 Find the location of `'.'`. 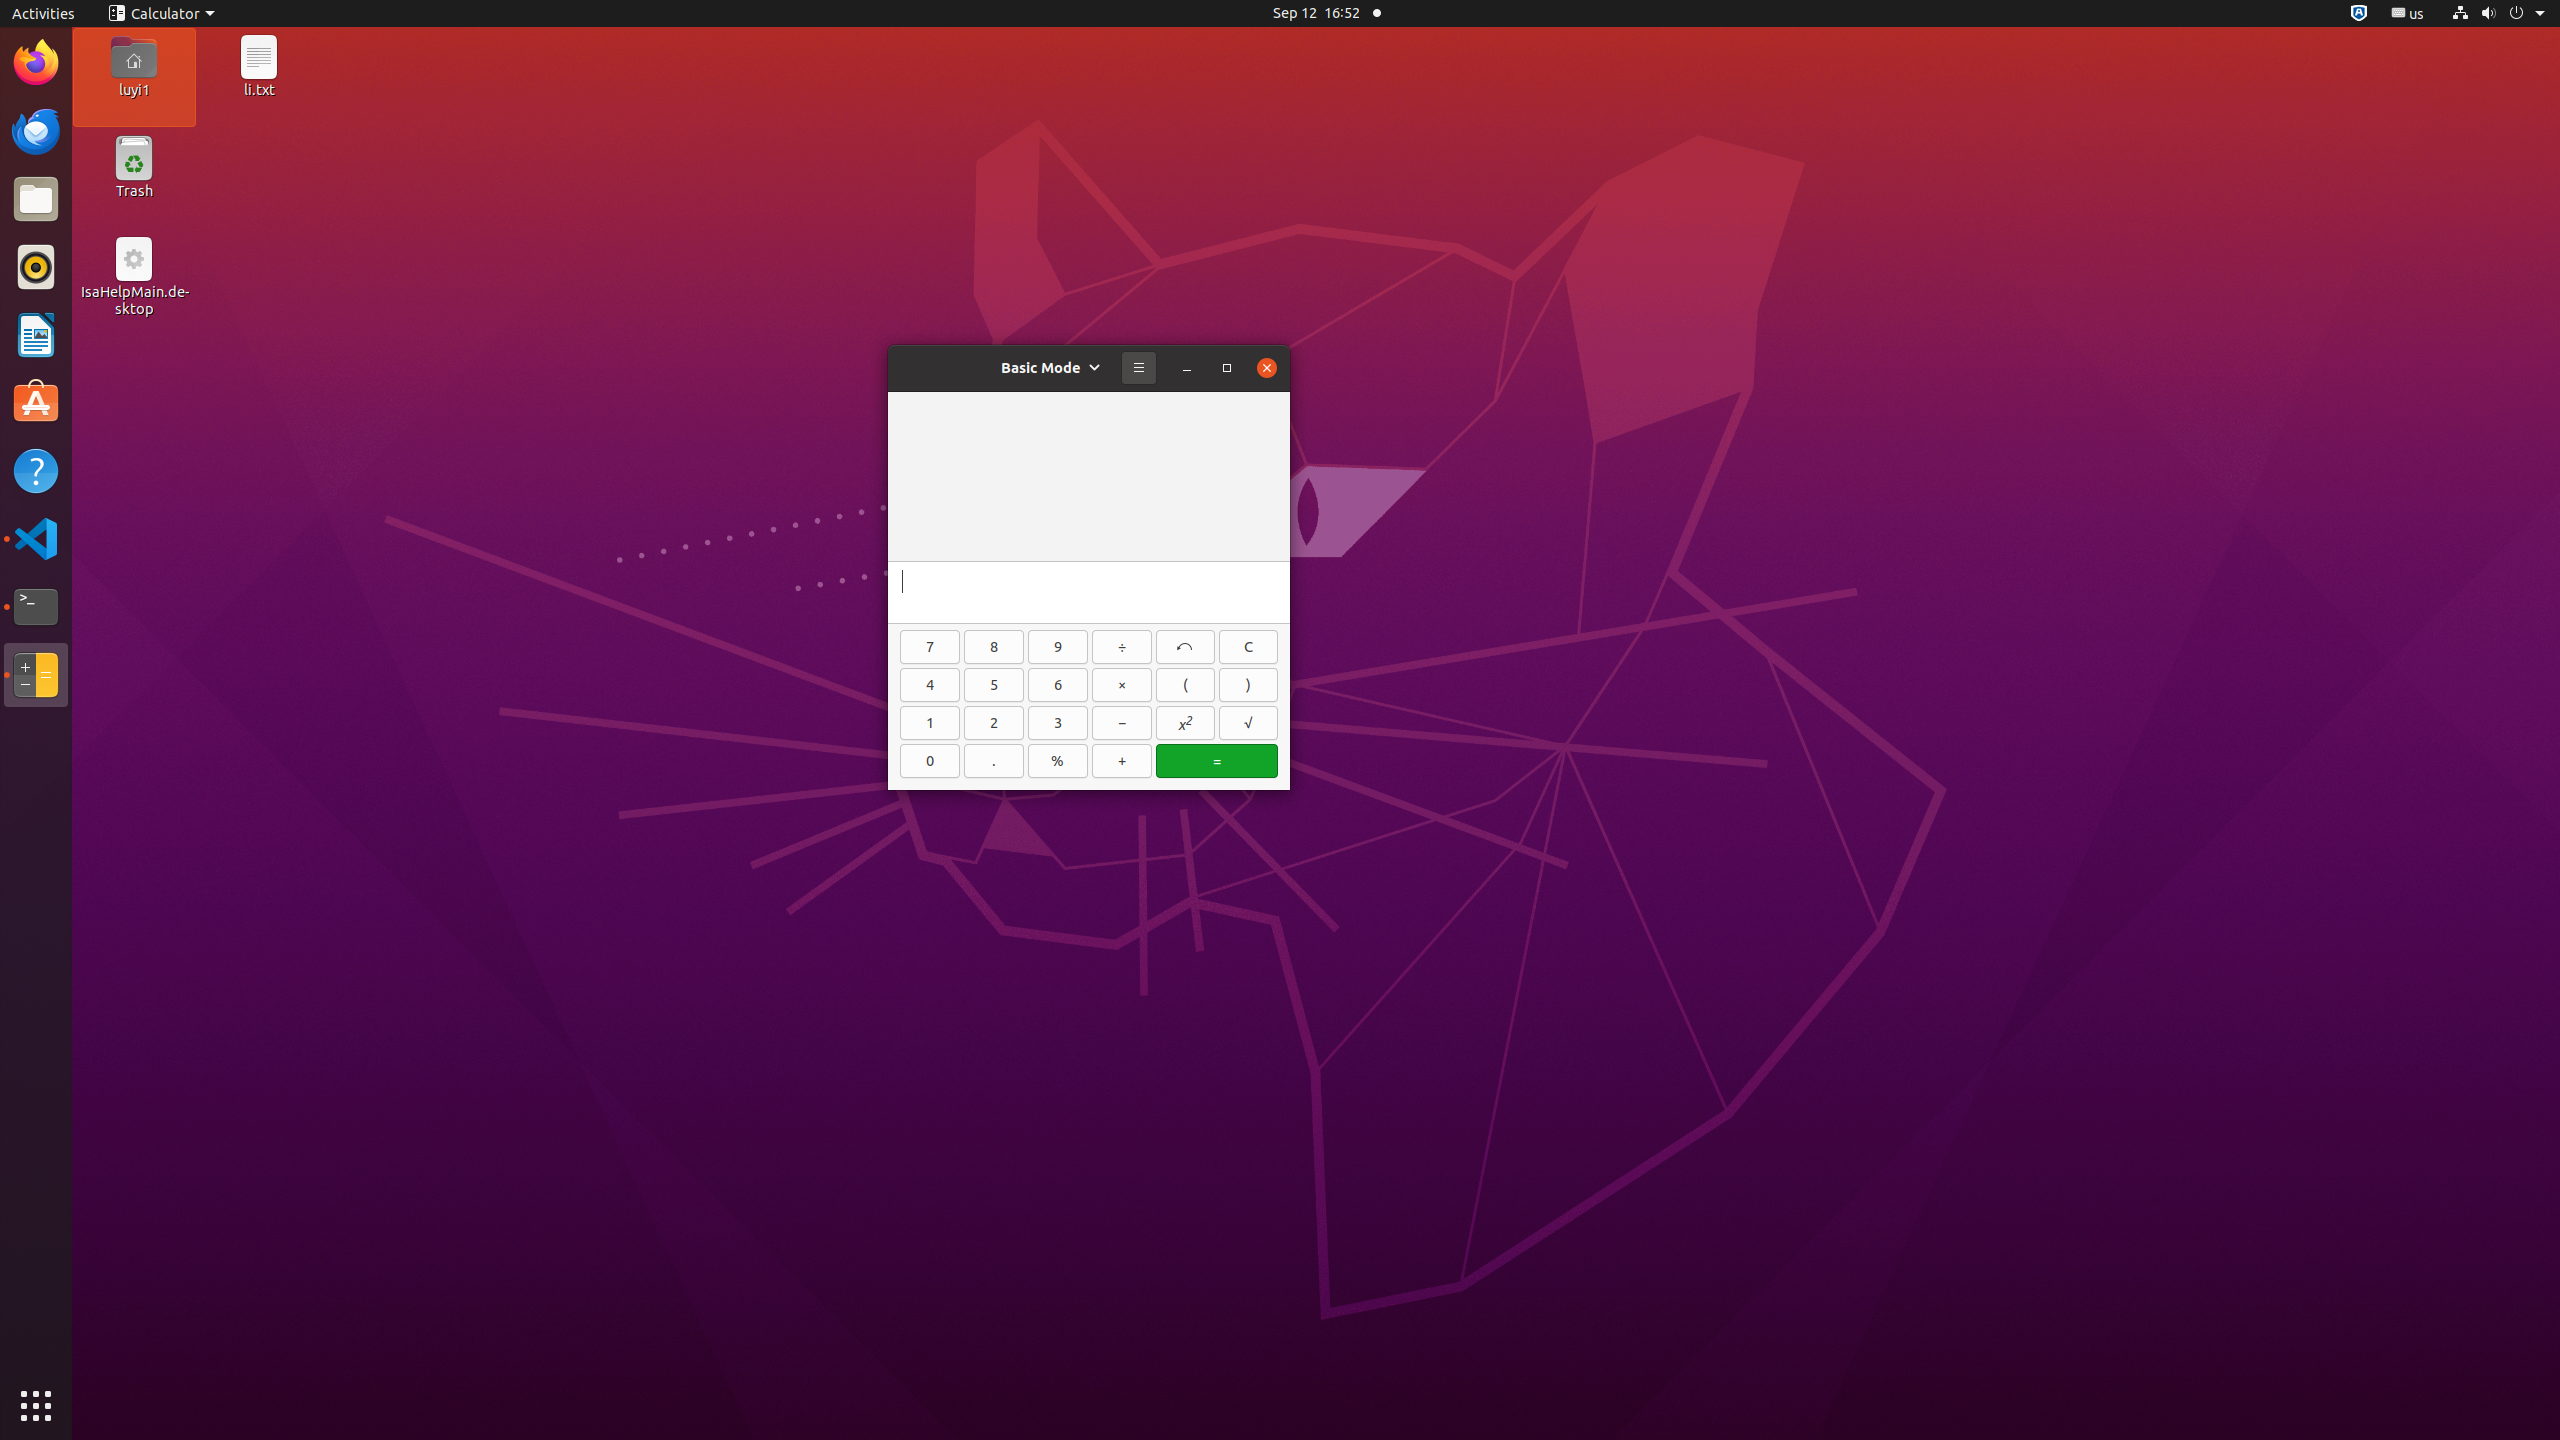

'.' is located at coordinates (994, 761).